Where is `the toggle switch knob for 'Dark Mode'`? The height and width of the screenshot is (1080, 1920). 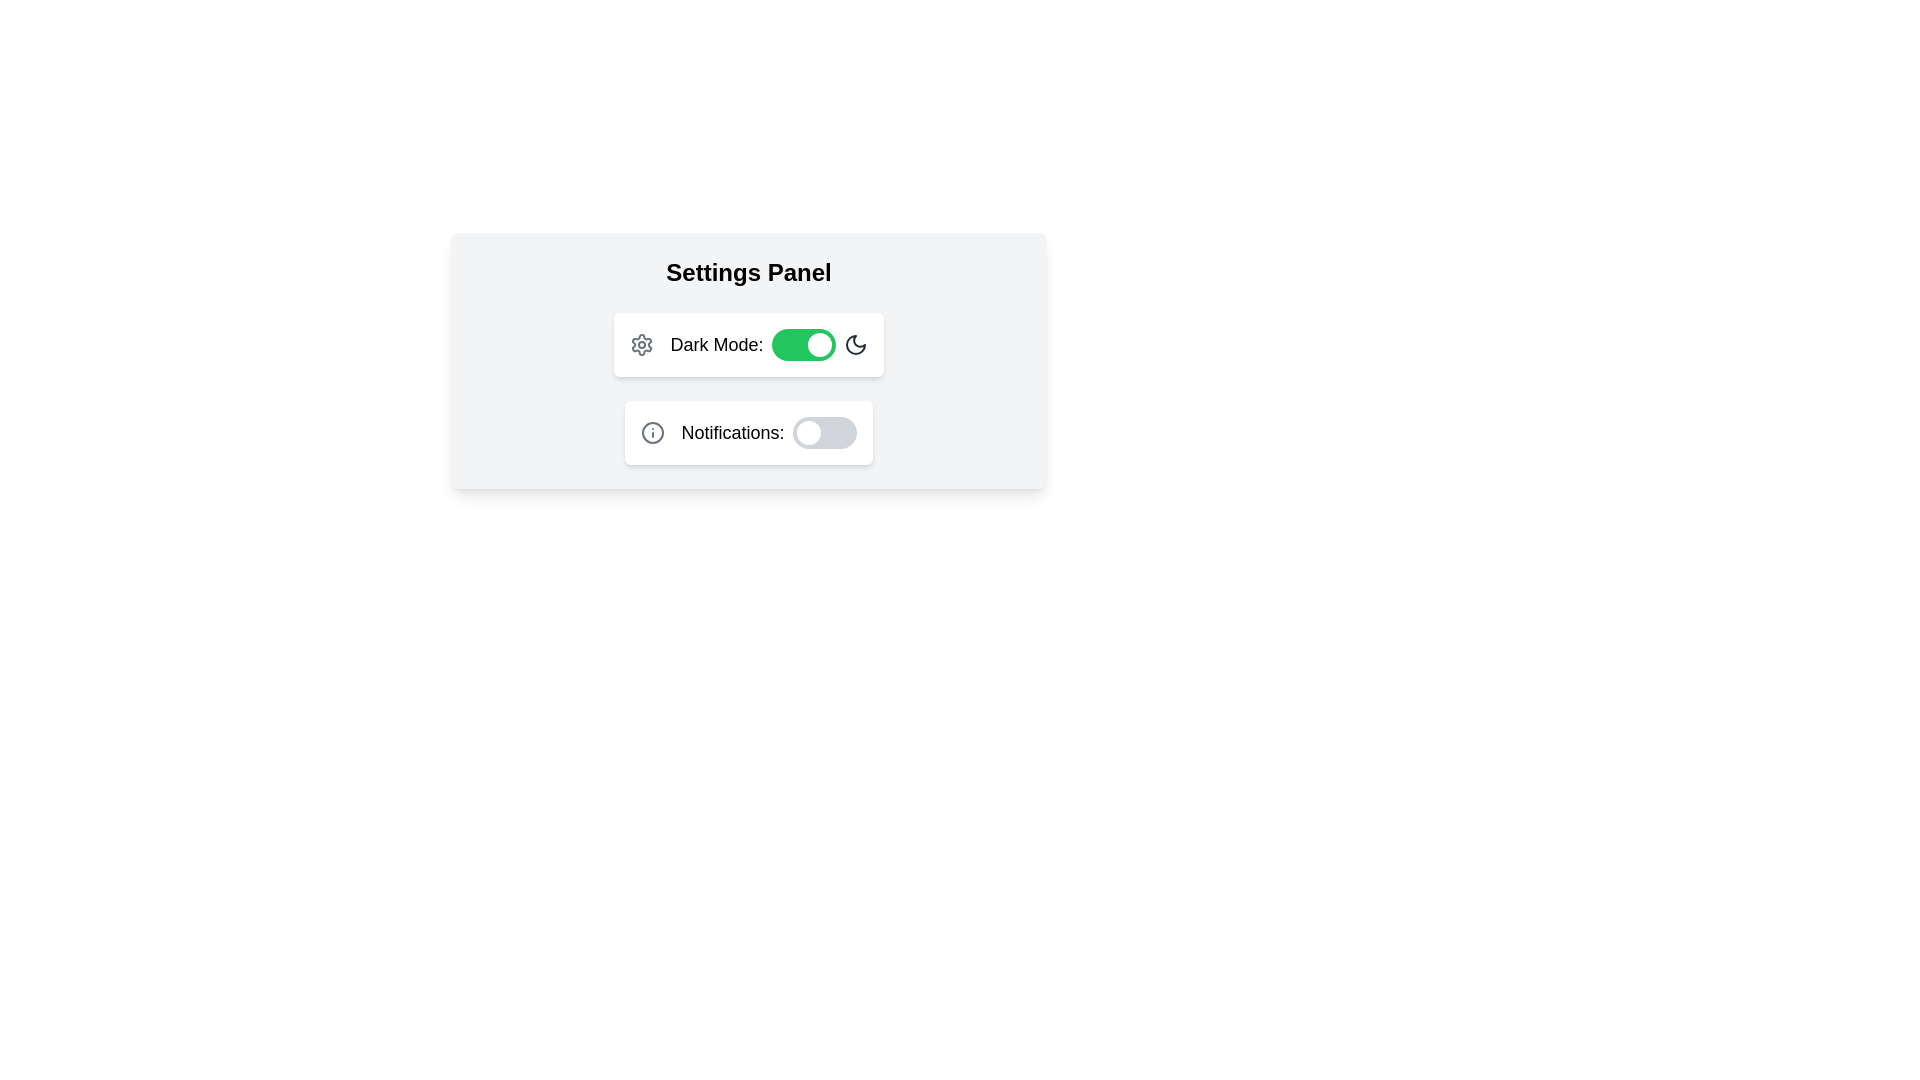 the toggle switch knob for 'Dark Mode' is located at coordinates (819, 343).